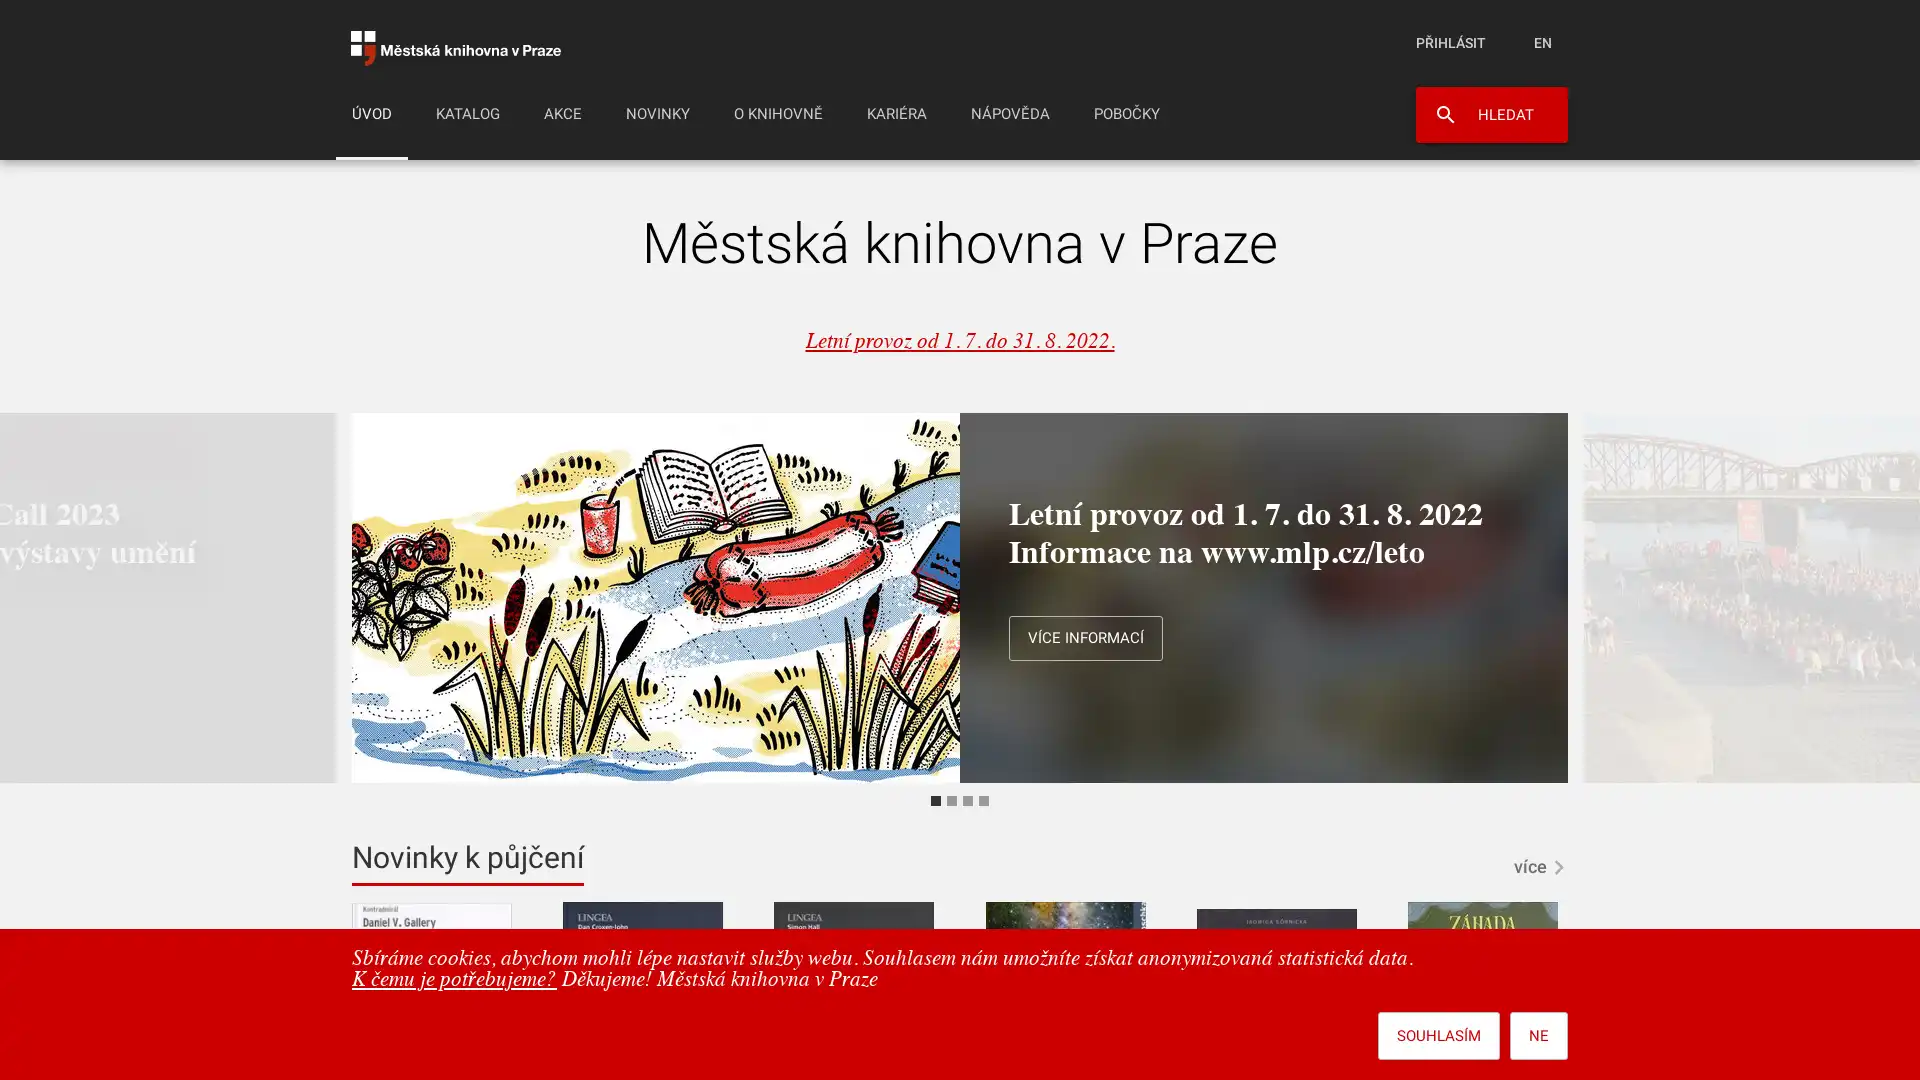  Describe the element at coordinates (1538, 1035) in the screenshot. I see `NE` at that location.